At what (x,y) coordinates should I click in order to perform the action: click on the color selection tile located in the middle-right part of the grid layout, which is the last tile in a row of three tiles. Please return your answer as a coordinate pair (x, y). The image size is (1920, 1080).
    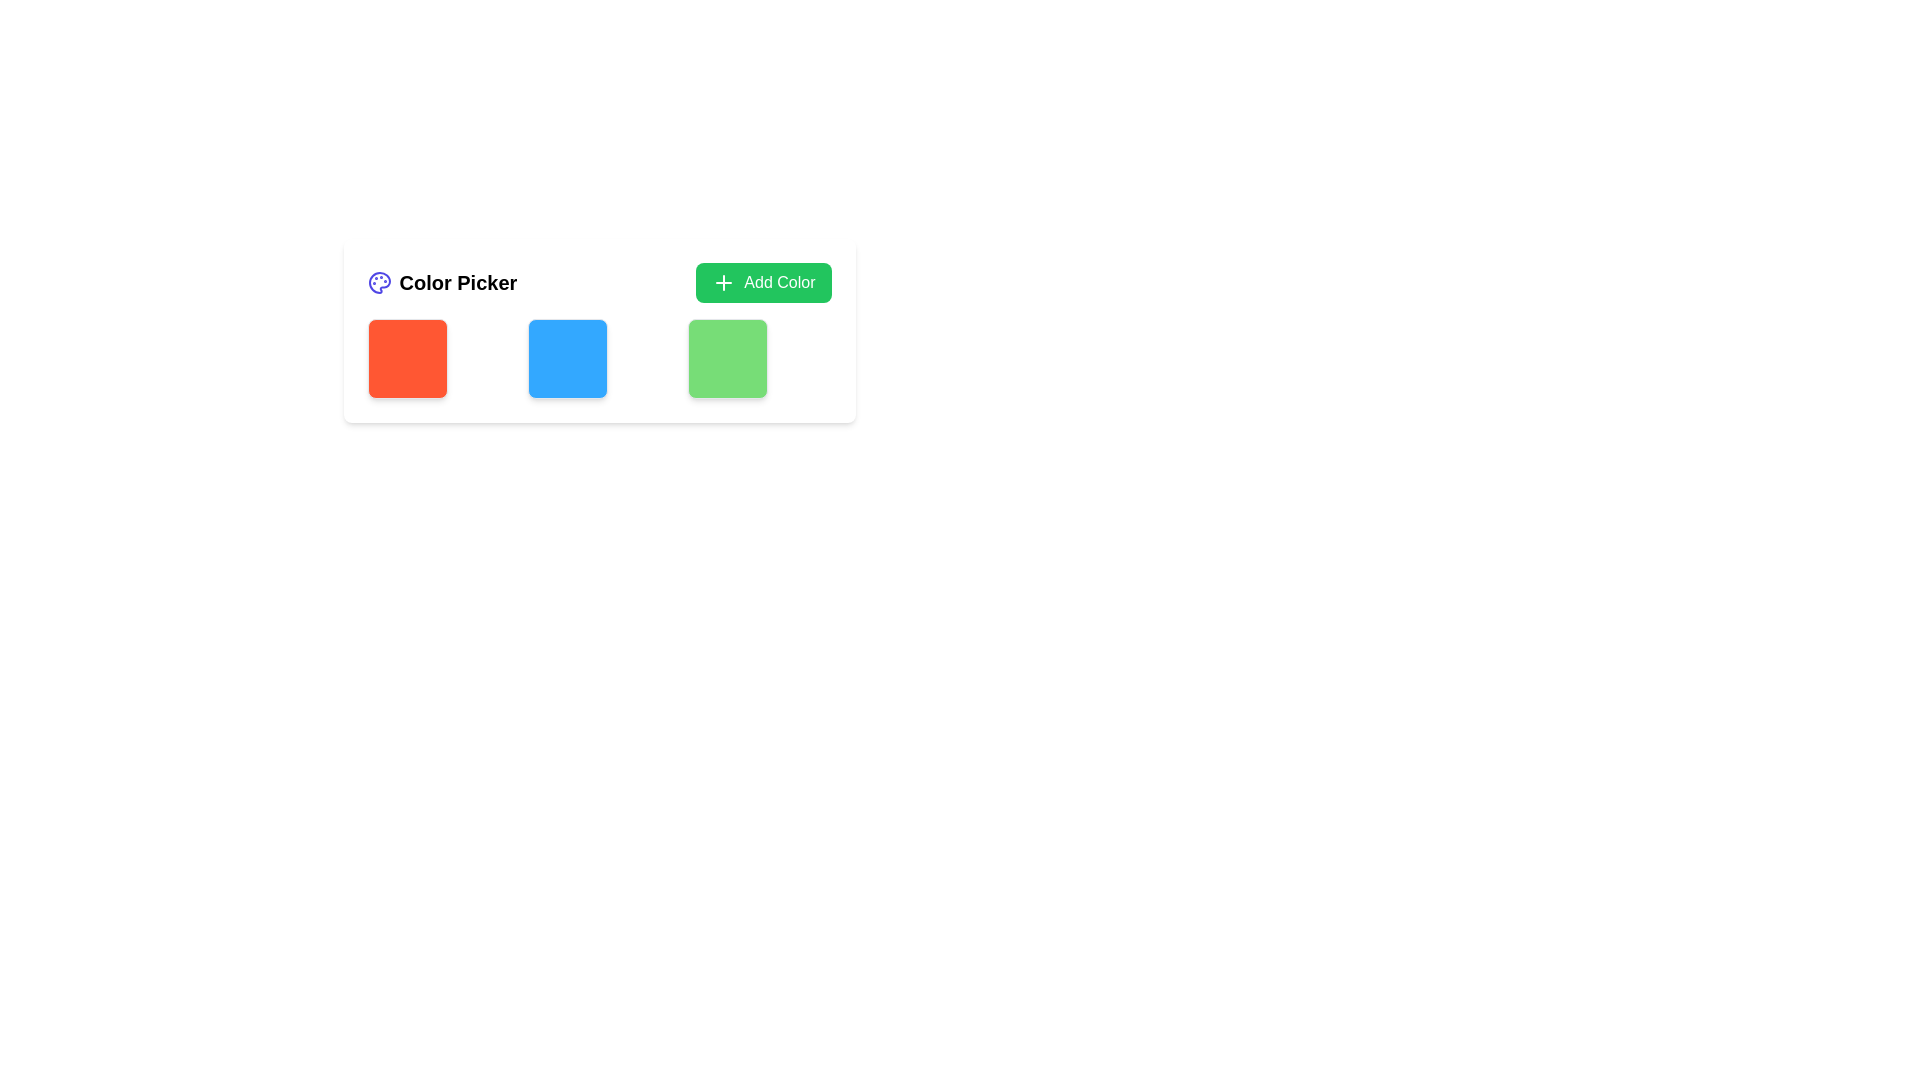
    Looking at the image, I should click on (726, 357).